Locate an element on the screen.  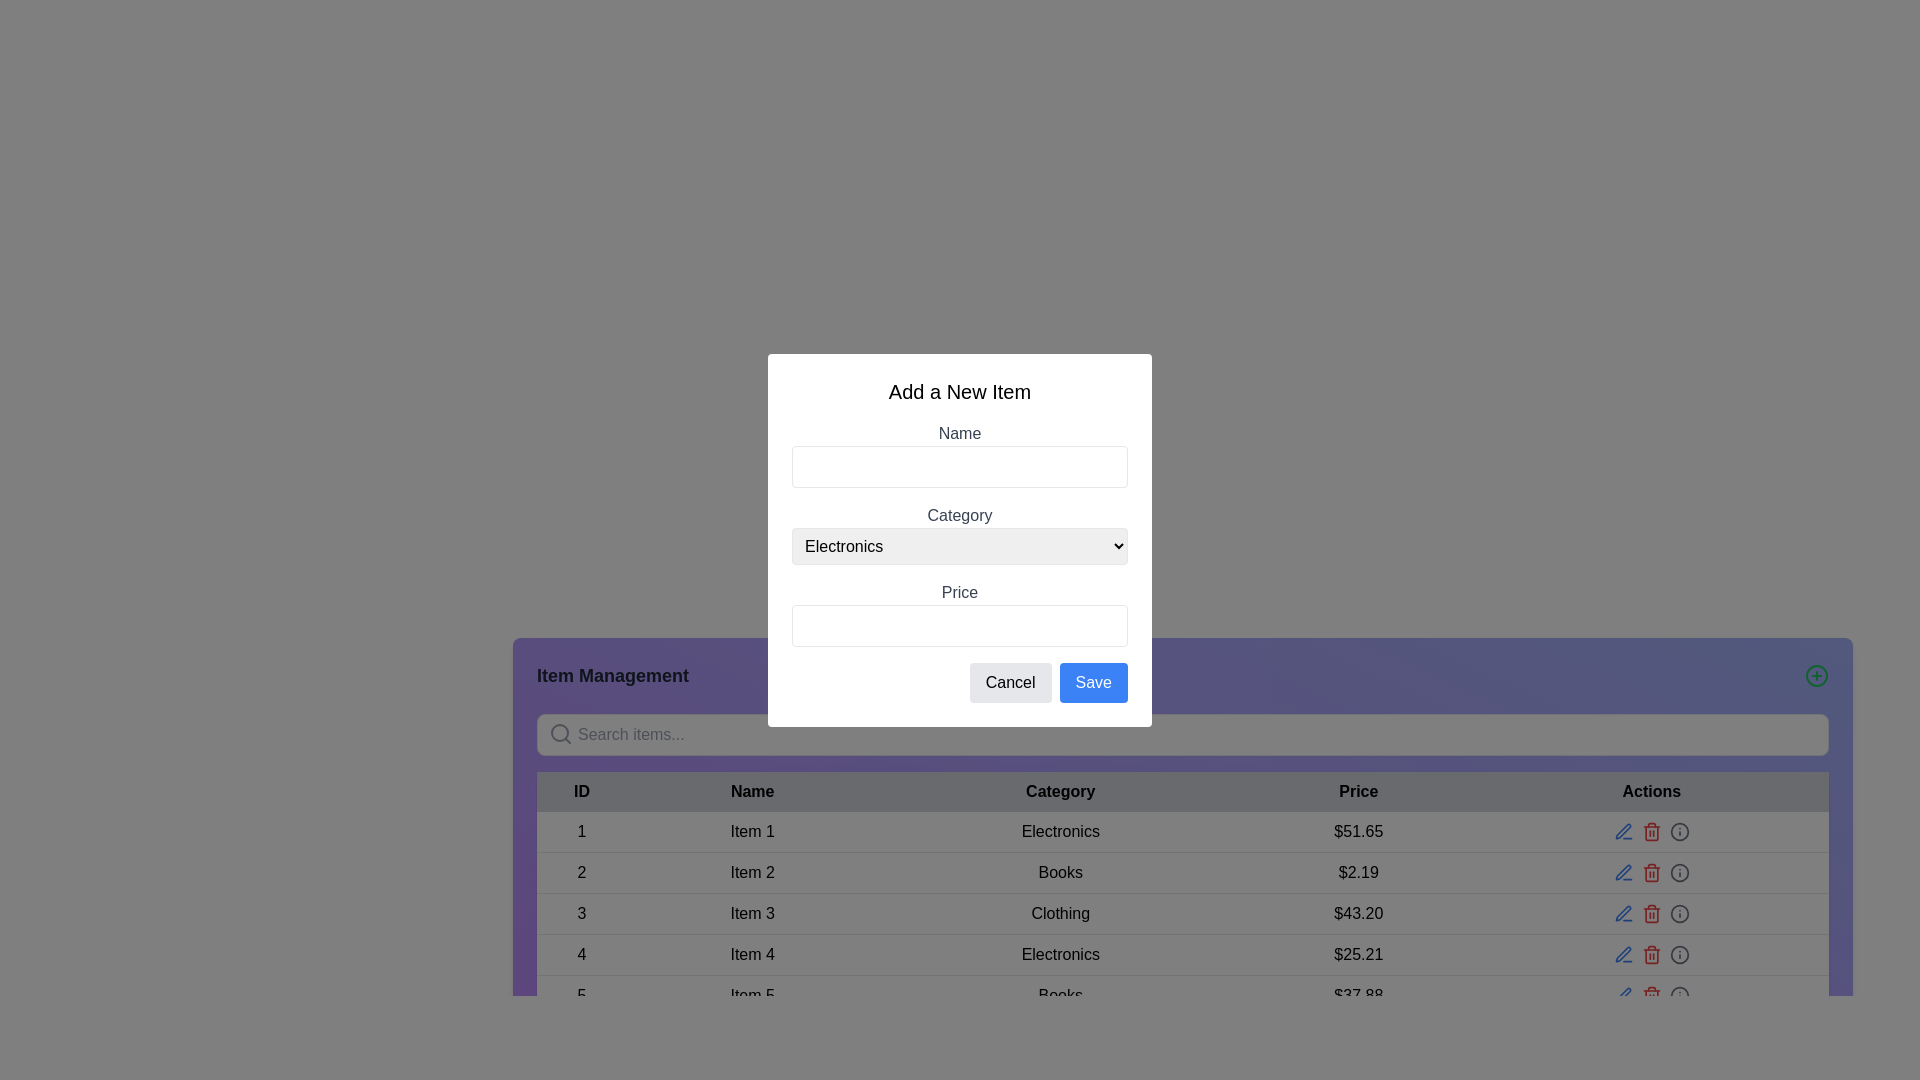
the label displaying 'Item 4' in the Name column of the table, which is located in the row corresponding to ID '4', adjacent to the 'Electronics' label in the Category column is located at coordinates (751, 954).